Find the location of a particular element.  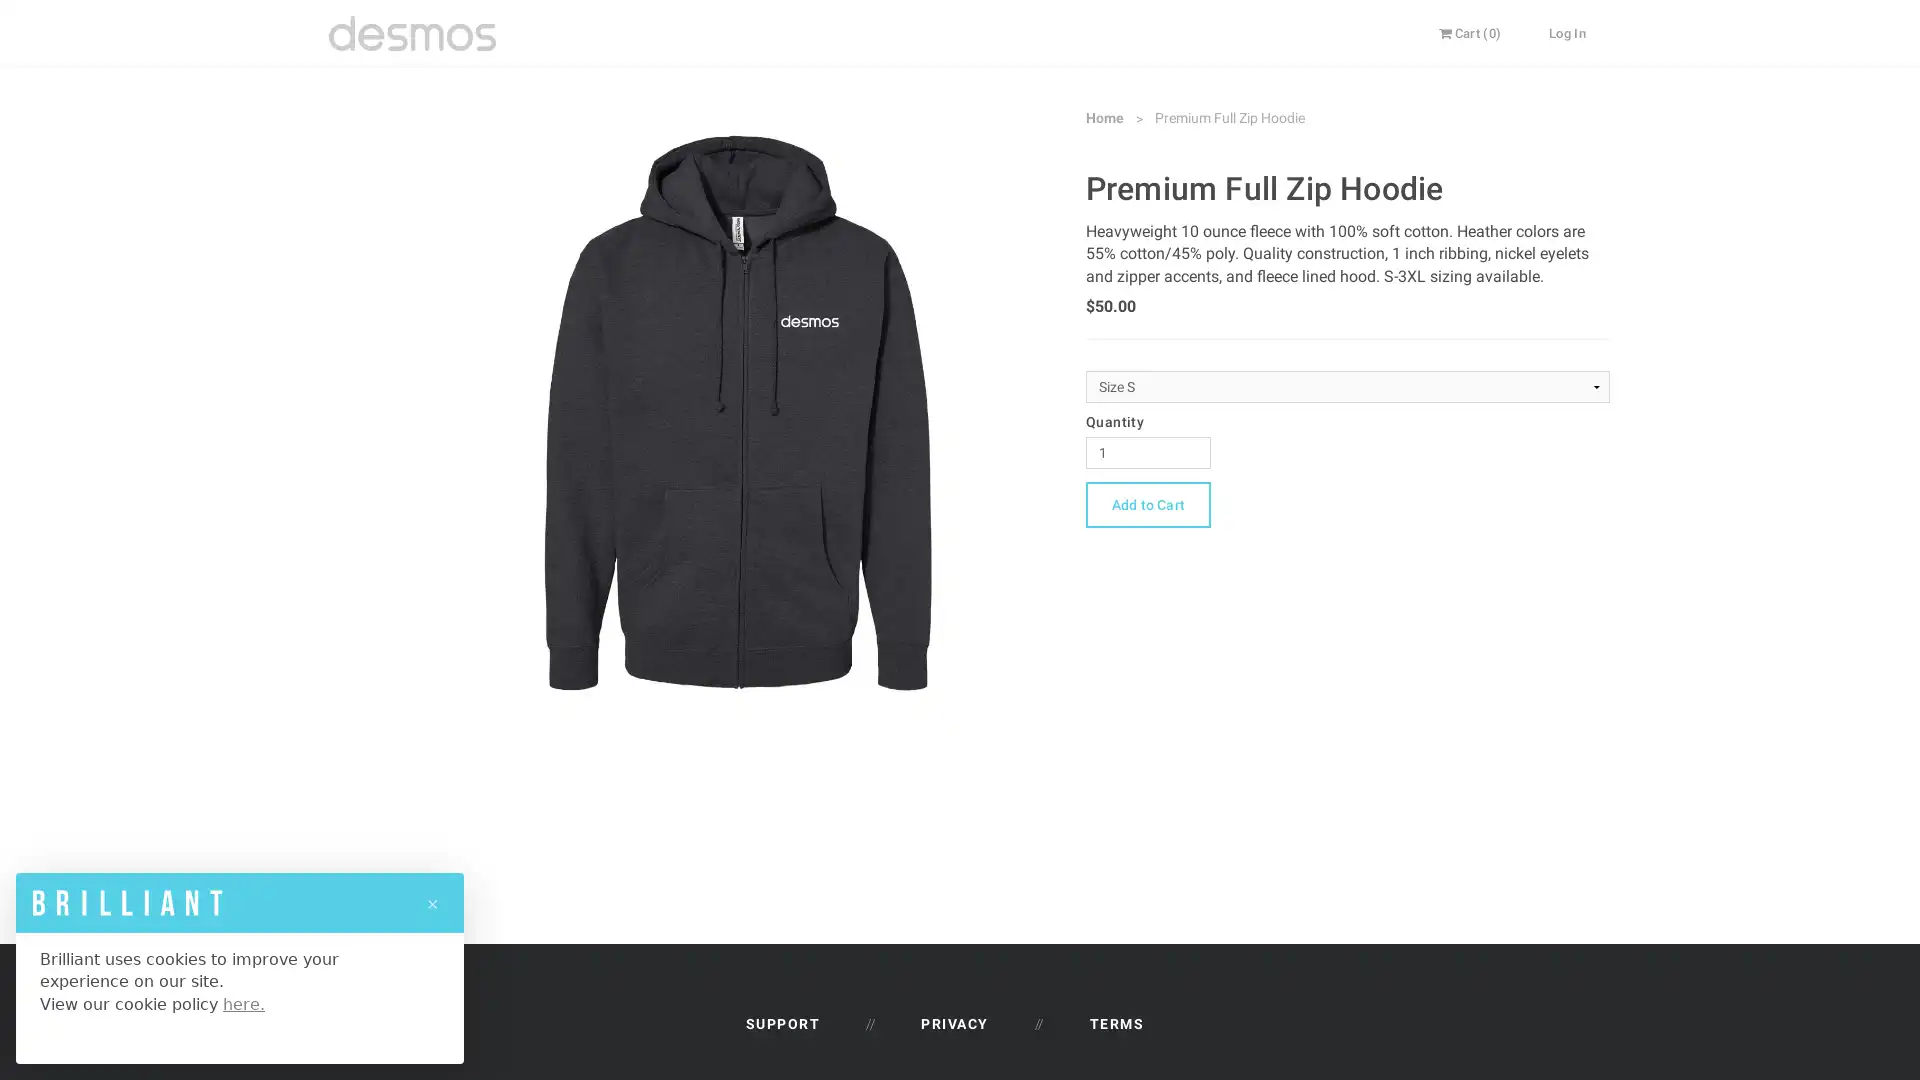

Add to Cart is located at coordinates (1147, 503).